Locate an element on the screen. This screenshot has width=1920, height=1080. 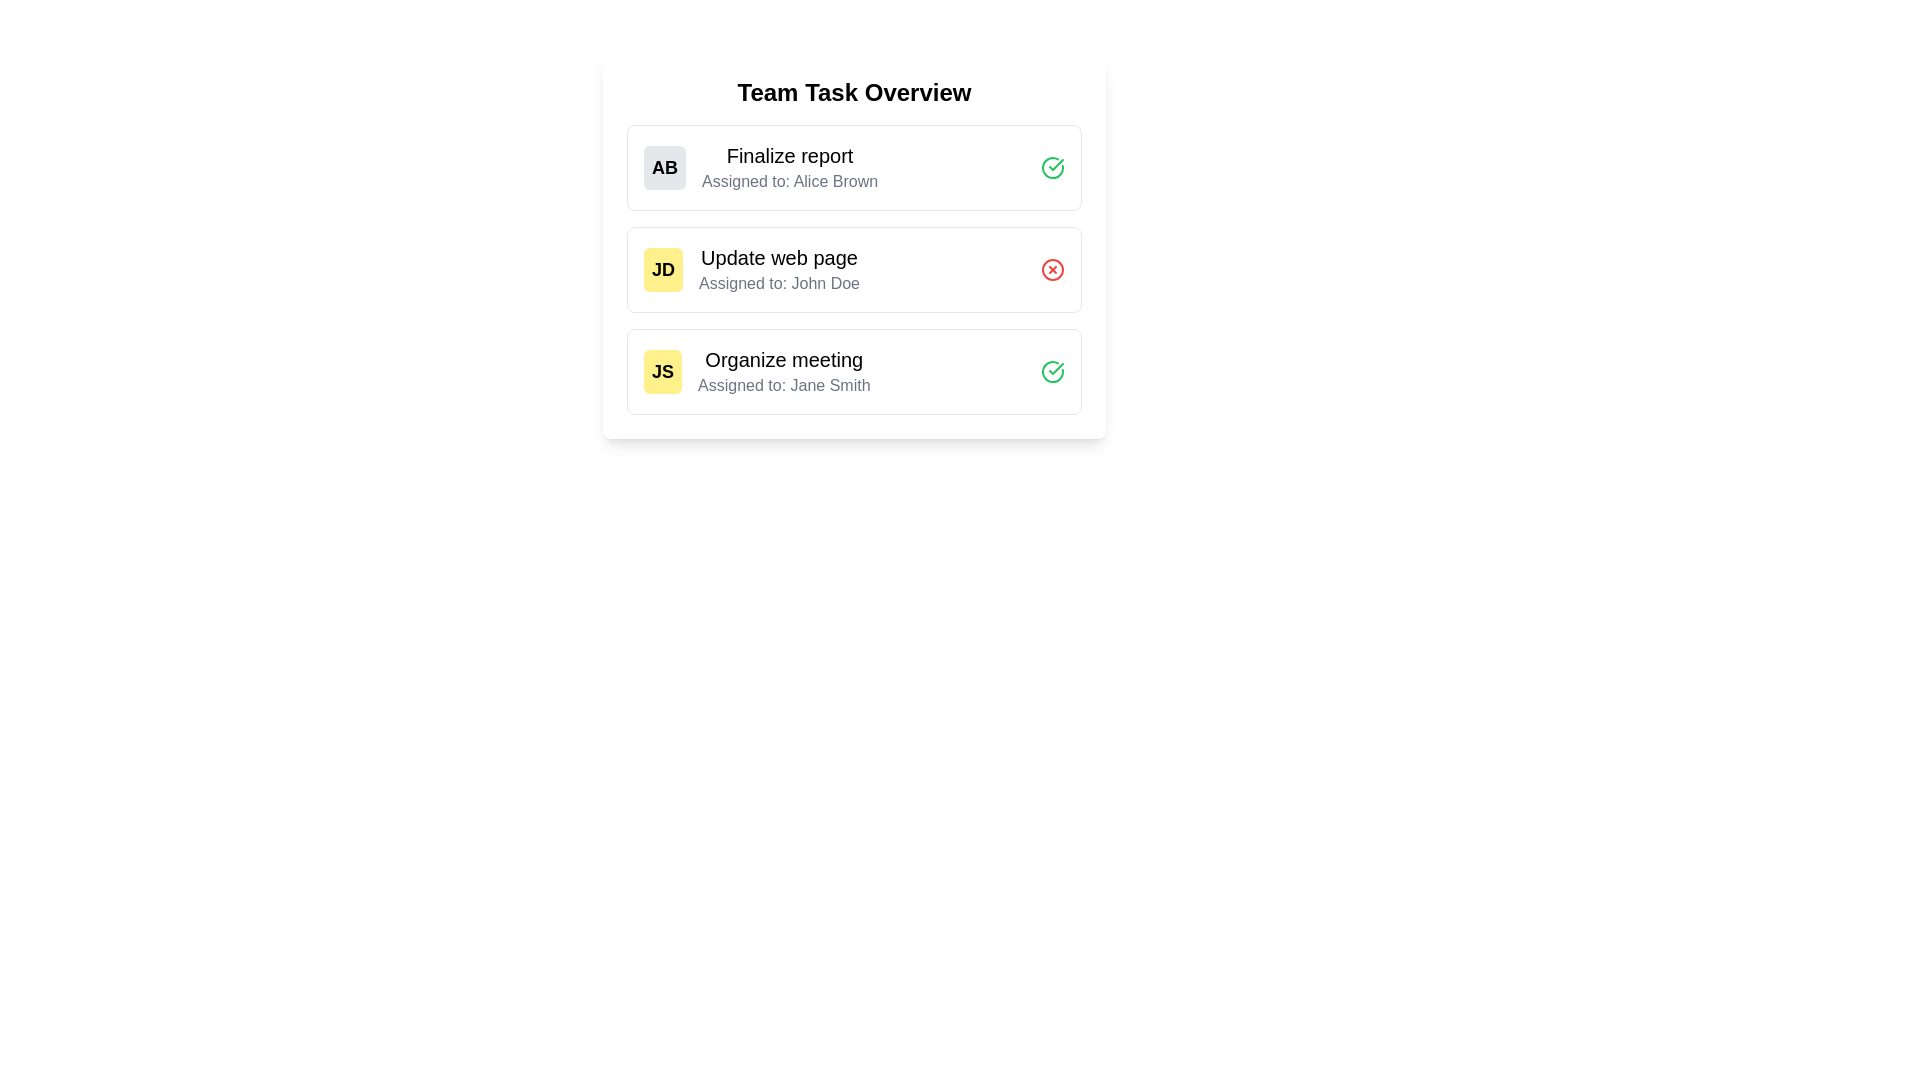
the green circular icon with a checkmark associated with the completed task 'Organize meeting' assigned to 'Jane Smith', located towards the right side of the task entry is located at coordinates (1051, 371).